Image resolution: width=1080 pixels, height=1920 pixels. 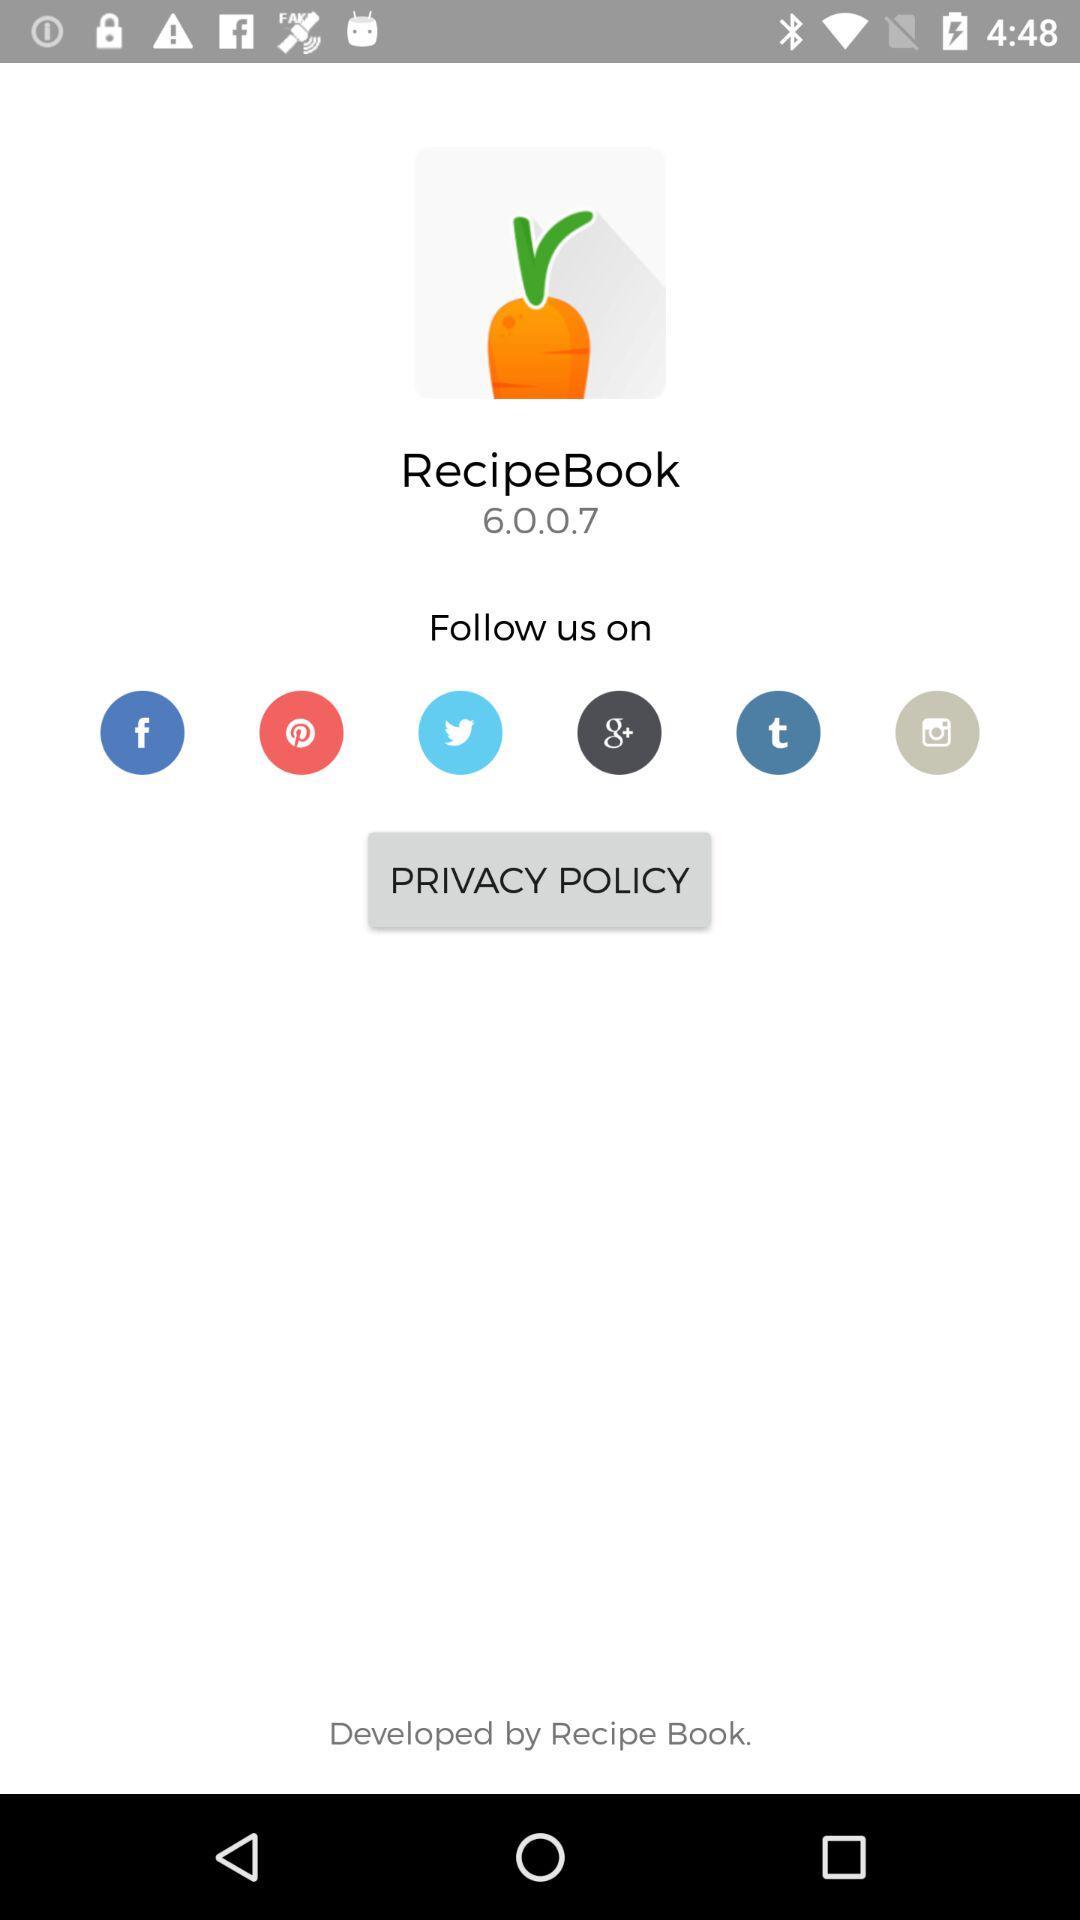 I want to click on twitter, so click(x=777, y=731).